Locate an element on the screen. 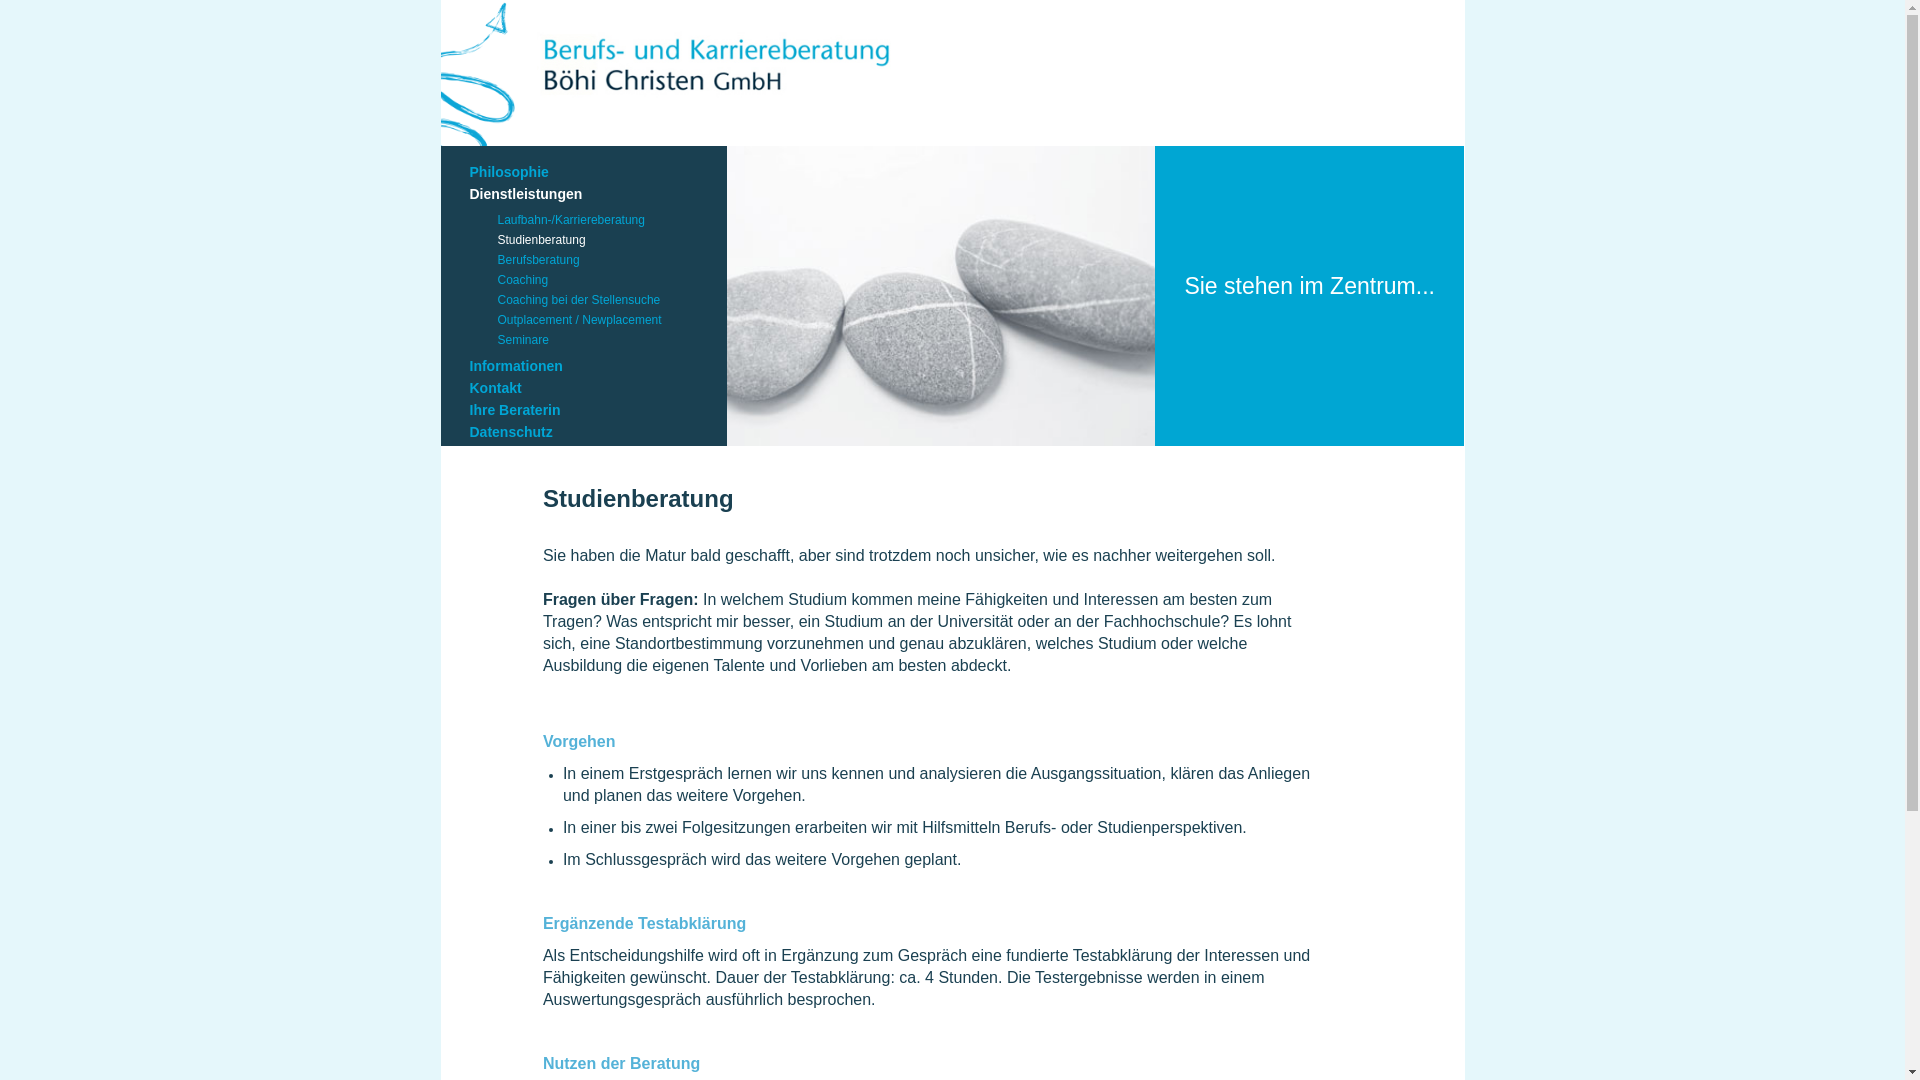 The image size is (1920, 1080). 'Dienstleistungen' is located at coordinates (459, 193).